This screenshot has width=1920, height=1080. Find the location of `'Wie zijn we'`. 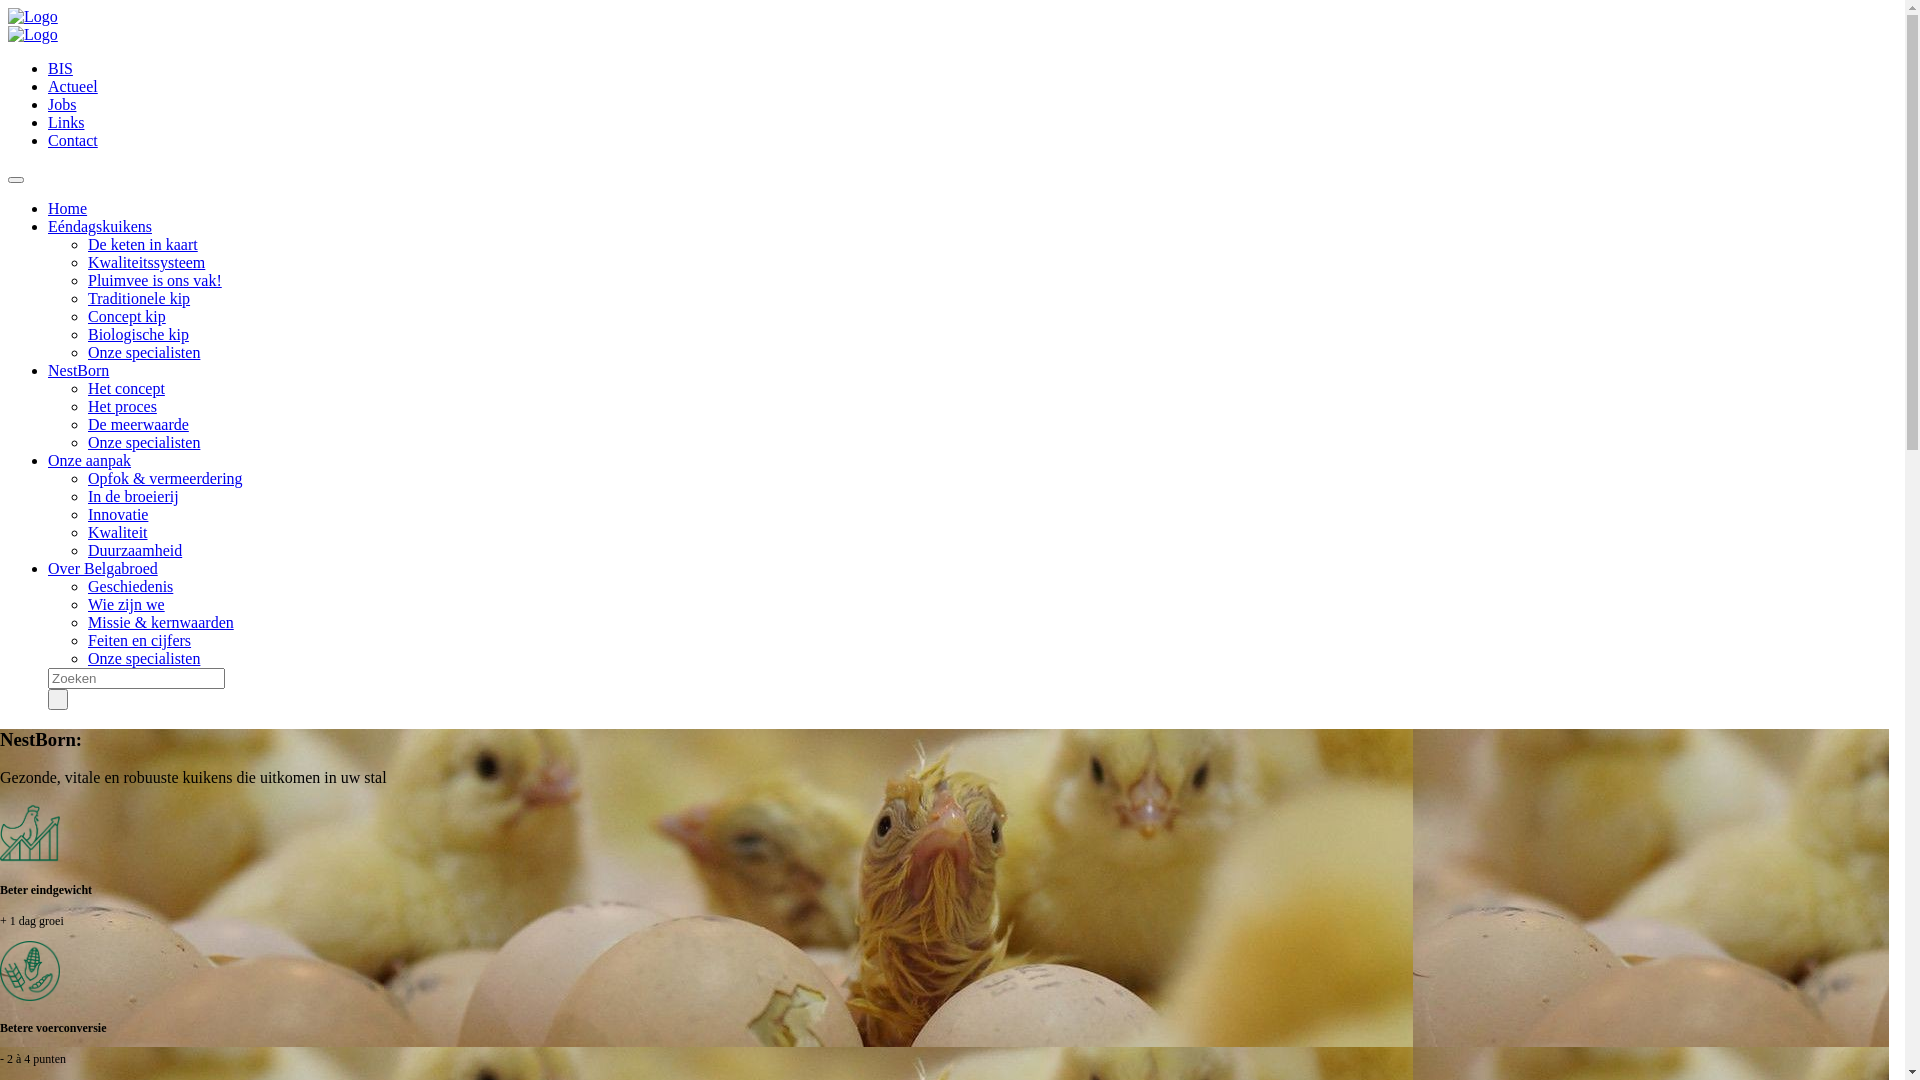

'Wie zijn we' is located at coordinates (125, 603).